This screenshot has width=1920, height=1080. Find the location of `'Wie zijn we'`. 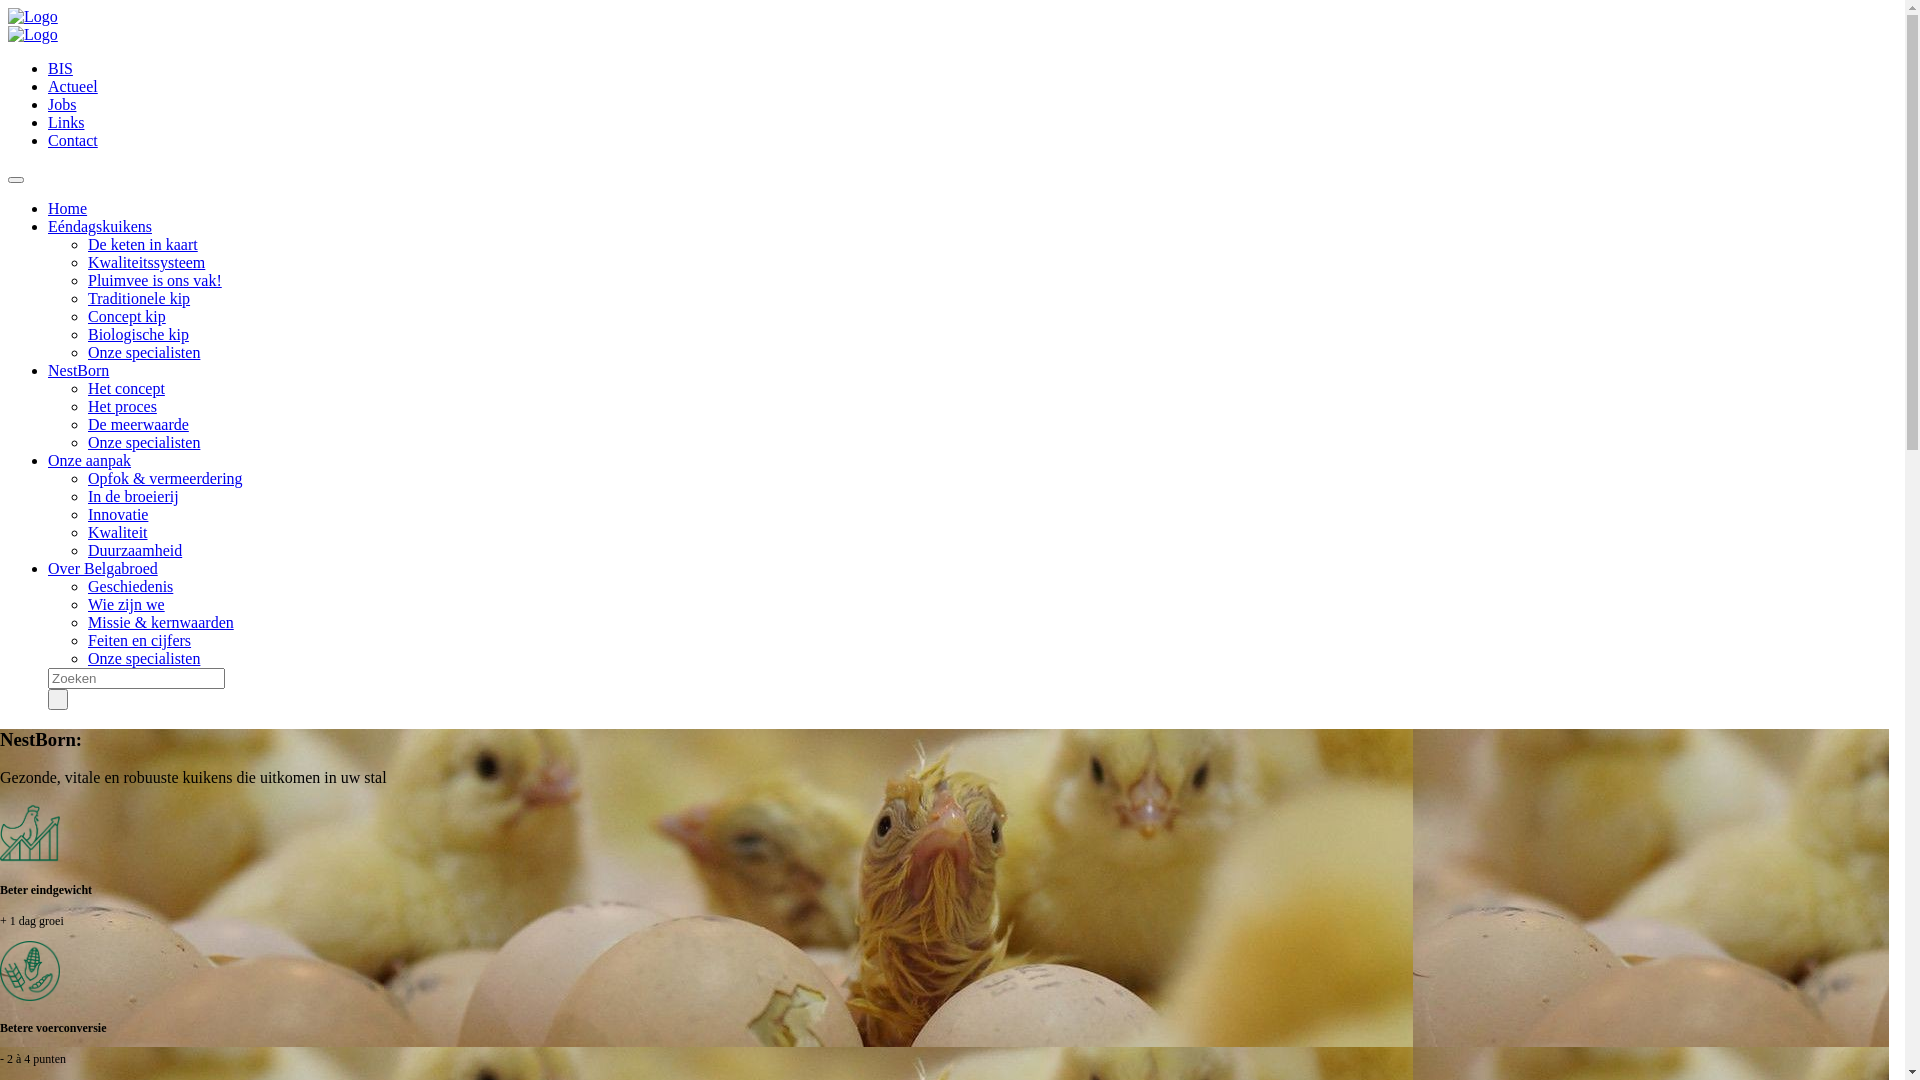

'Wie zijn we' is located at coordinates (125, 603).